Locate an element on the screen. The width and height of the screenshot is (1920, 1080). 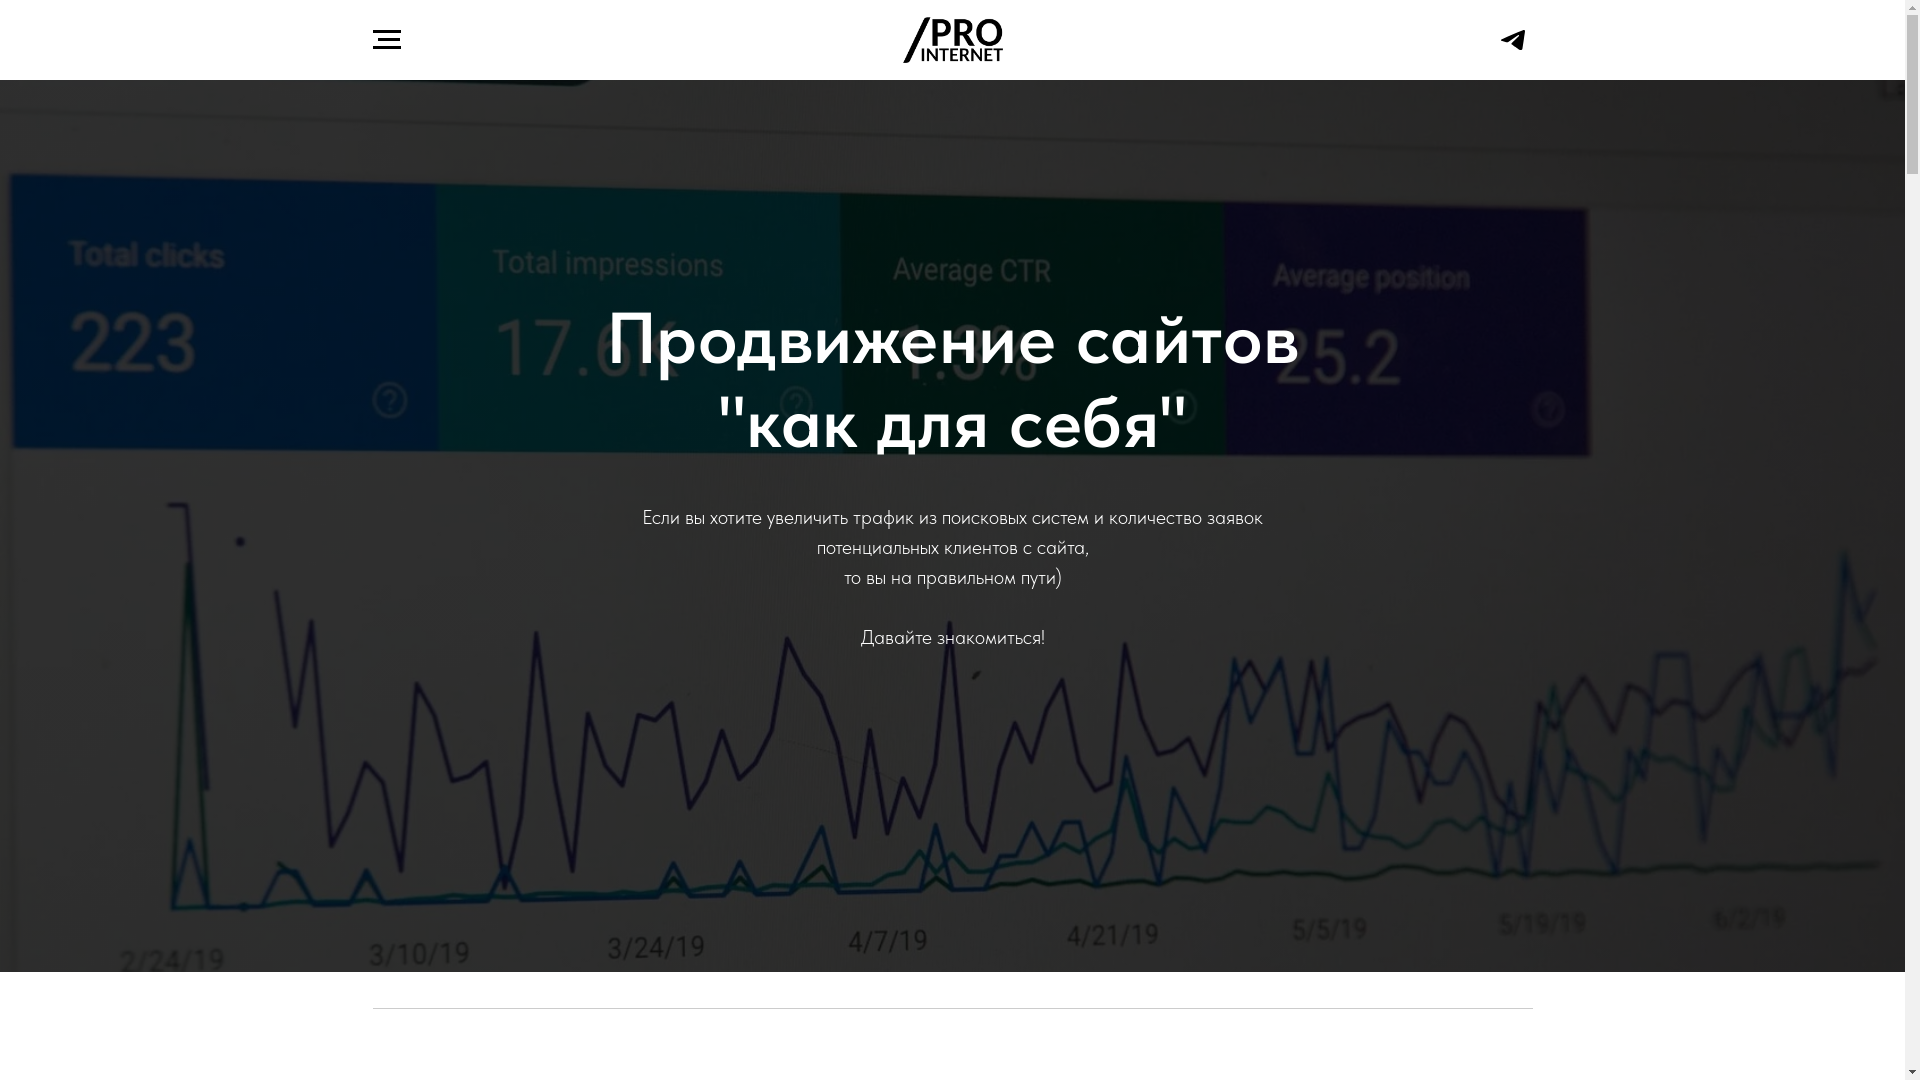
'Telegram' is located at coordinates (1497, 47).